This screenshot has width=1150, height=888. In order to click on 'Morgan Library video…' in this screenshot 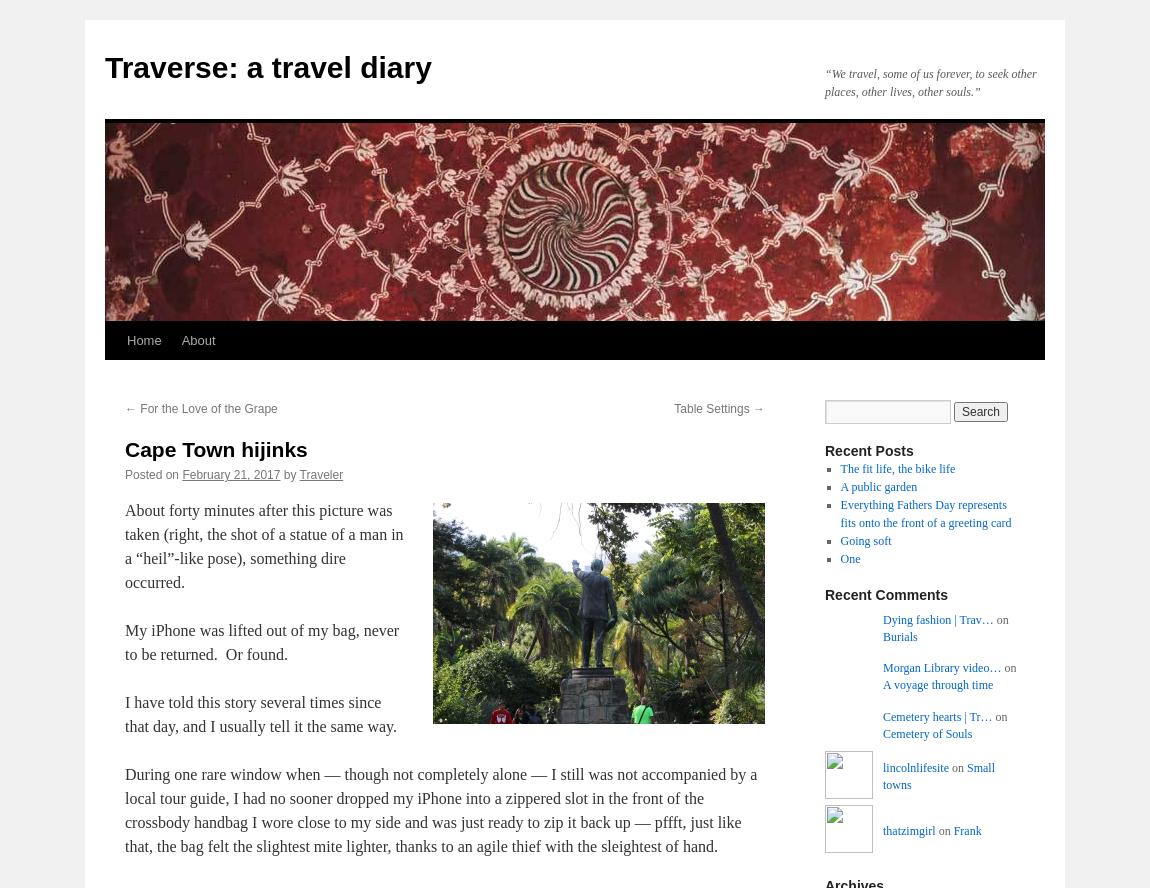, I will do `click(941, 666)`.